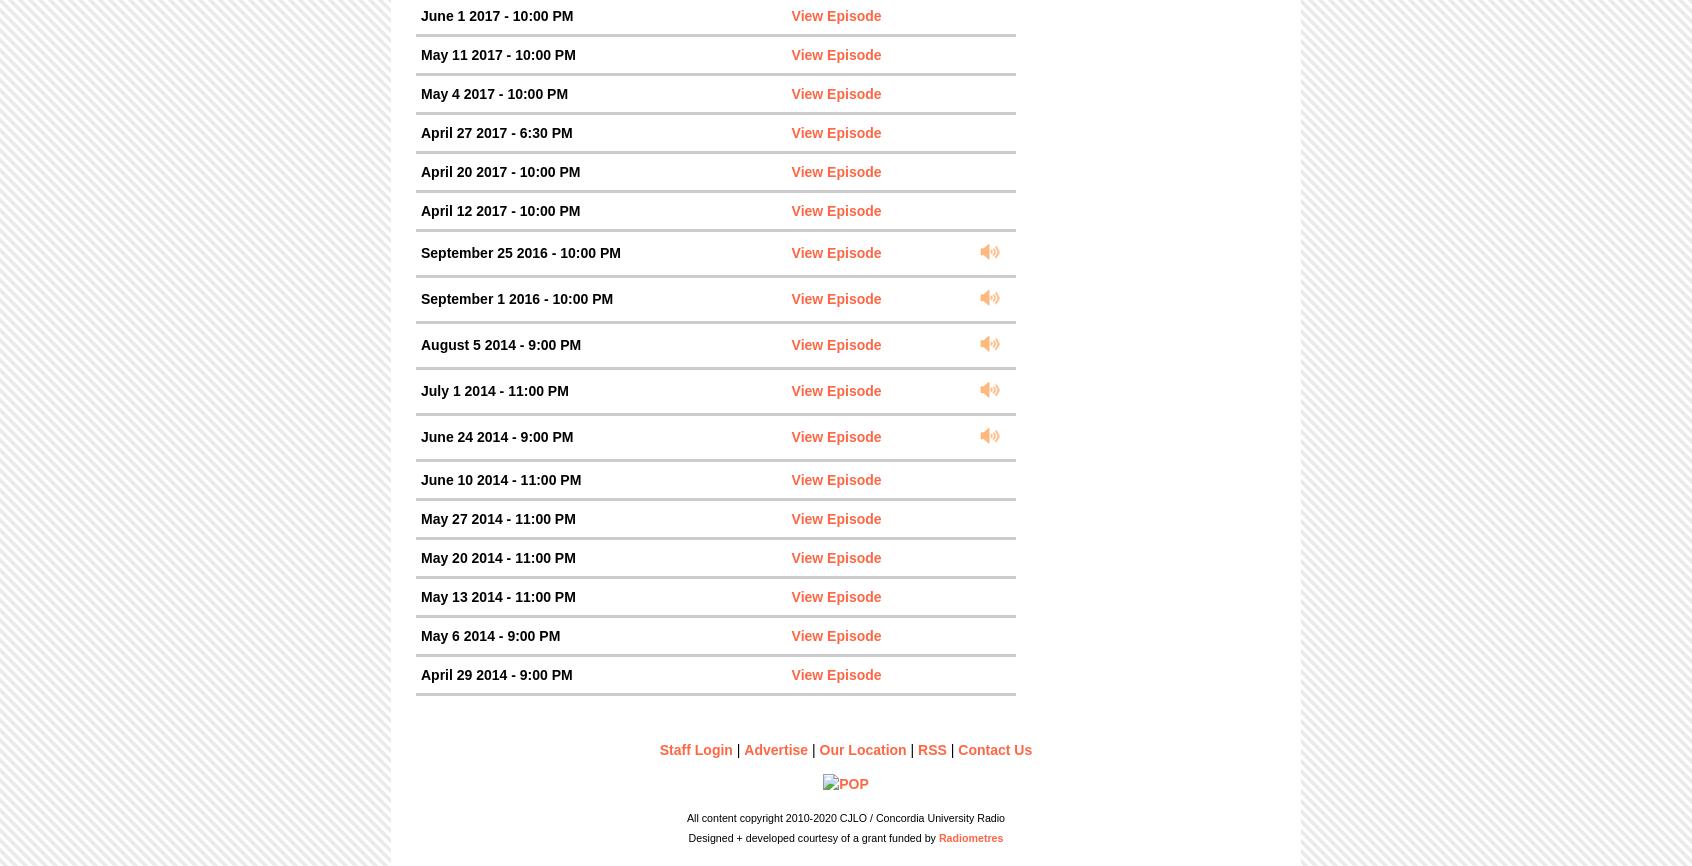 The width and height of the screenshot is (1692, 866). I want to click on 'All content copyright 2010-2020 CJLO / Concordia University Radio', so click(845, 815).